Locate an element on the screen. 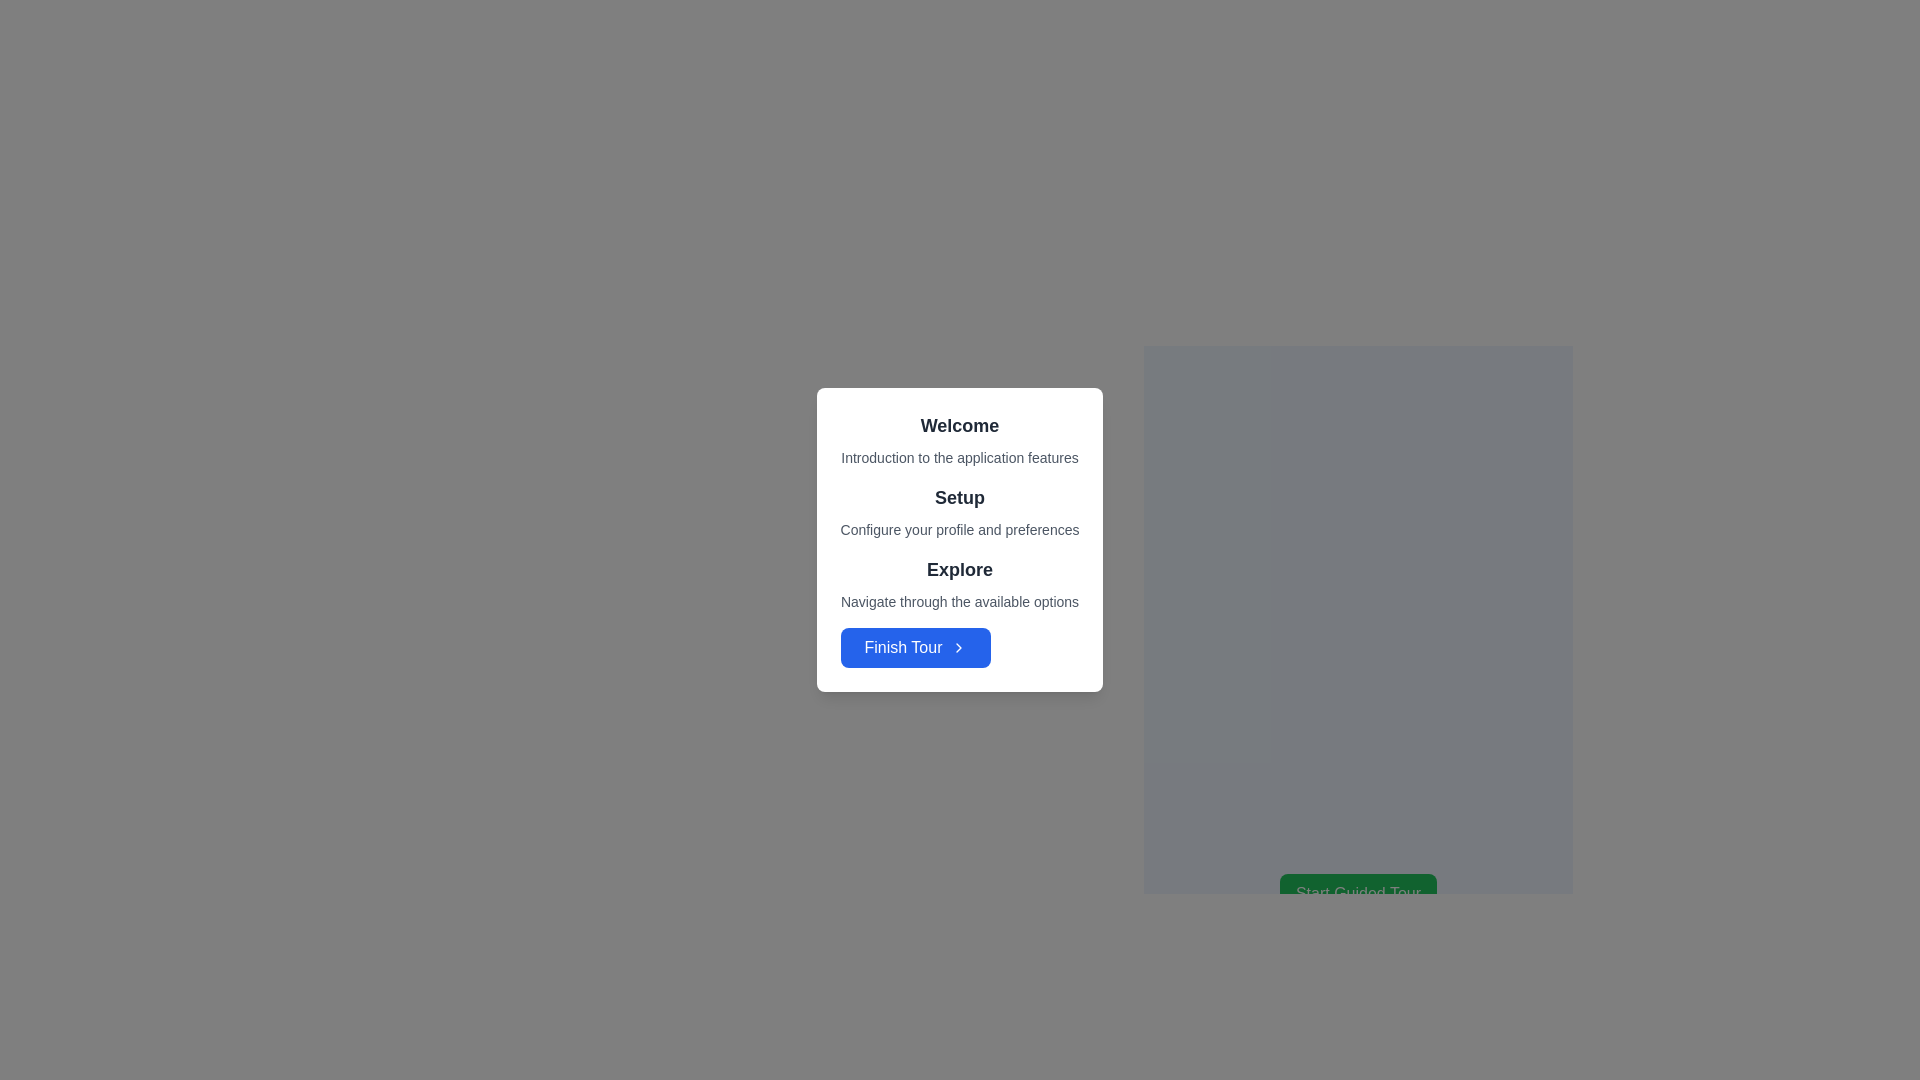  the green button labeled 'Start Guided Tour' to observe its hover effect is located at coordinates (1358, 893).